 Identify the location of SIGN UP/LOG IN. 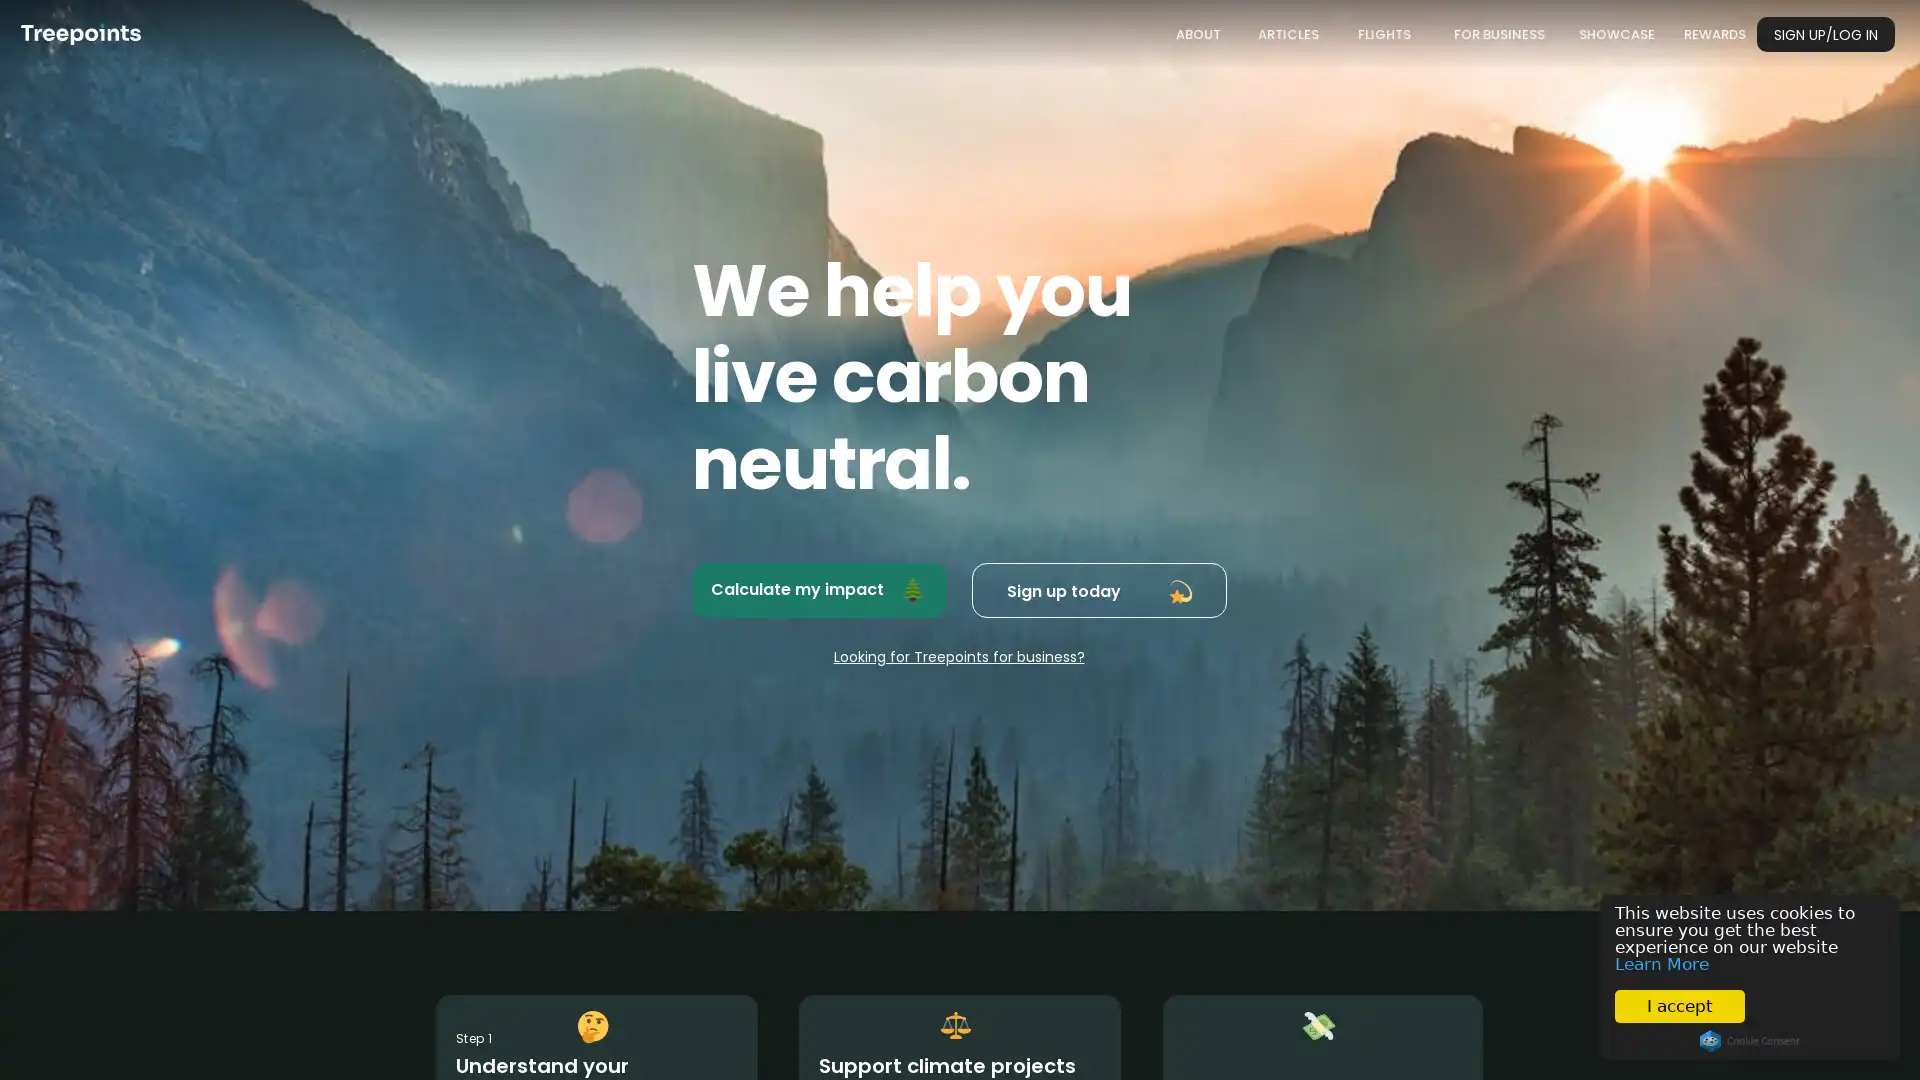
(1825, 34).